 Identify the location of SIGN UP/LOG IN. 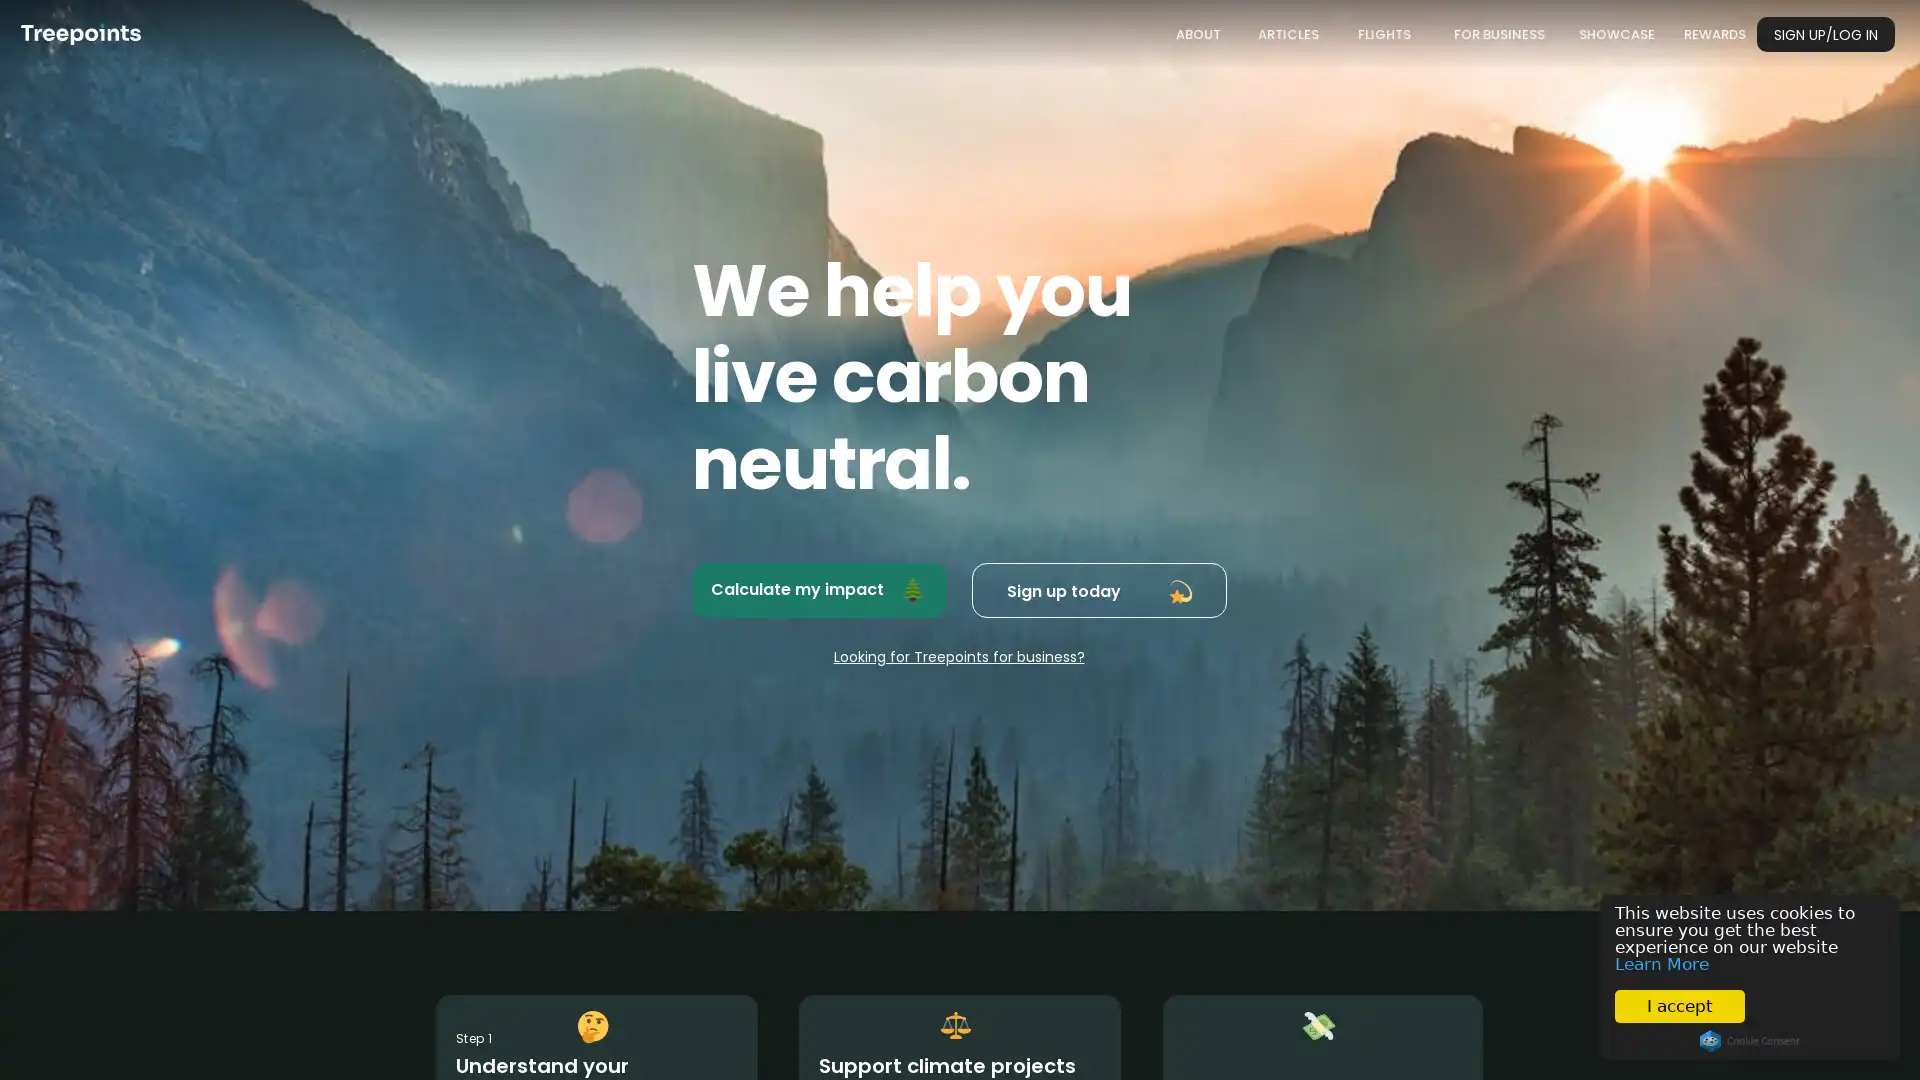
(1825, 34).